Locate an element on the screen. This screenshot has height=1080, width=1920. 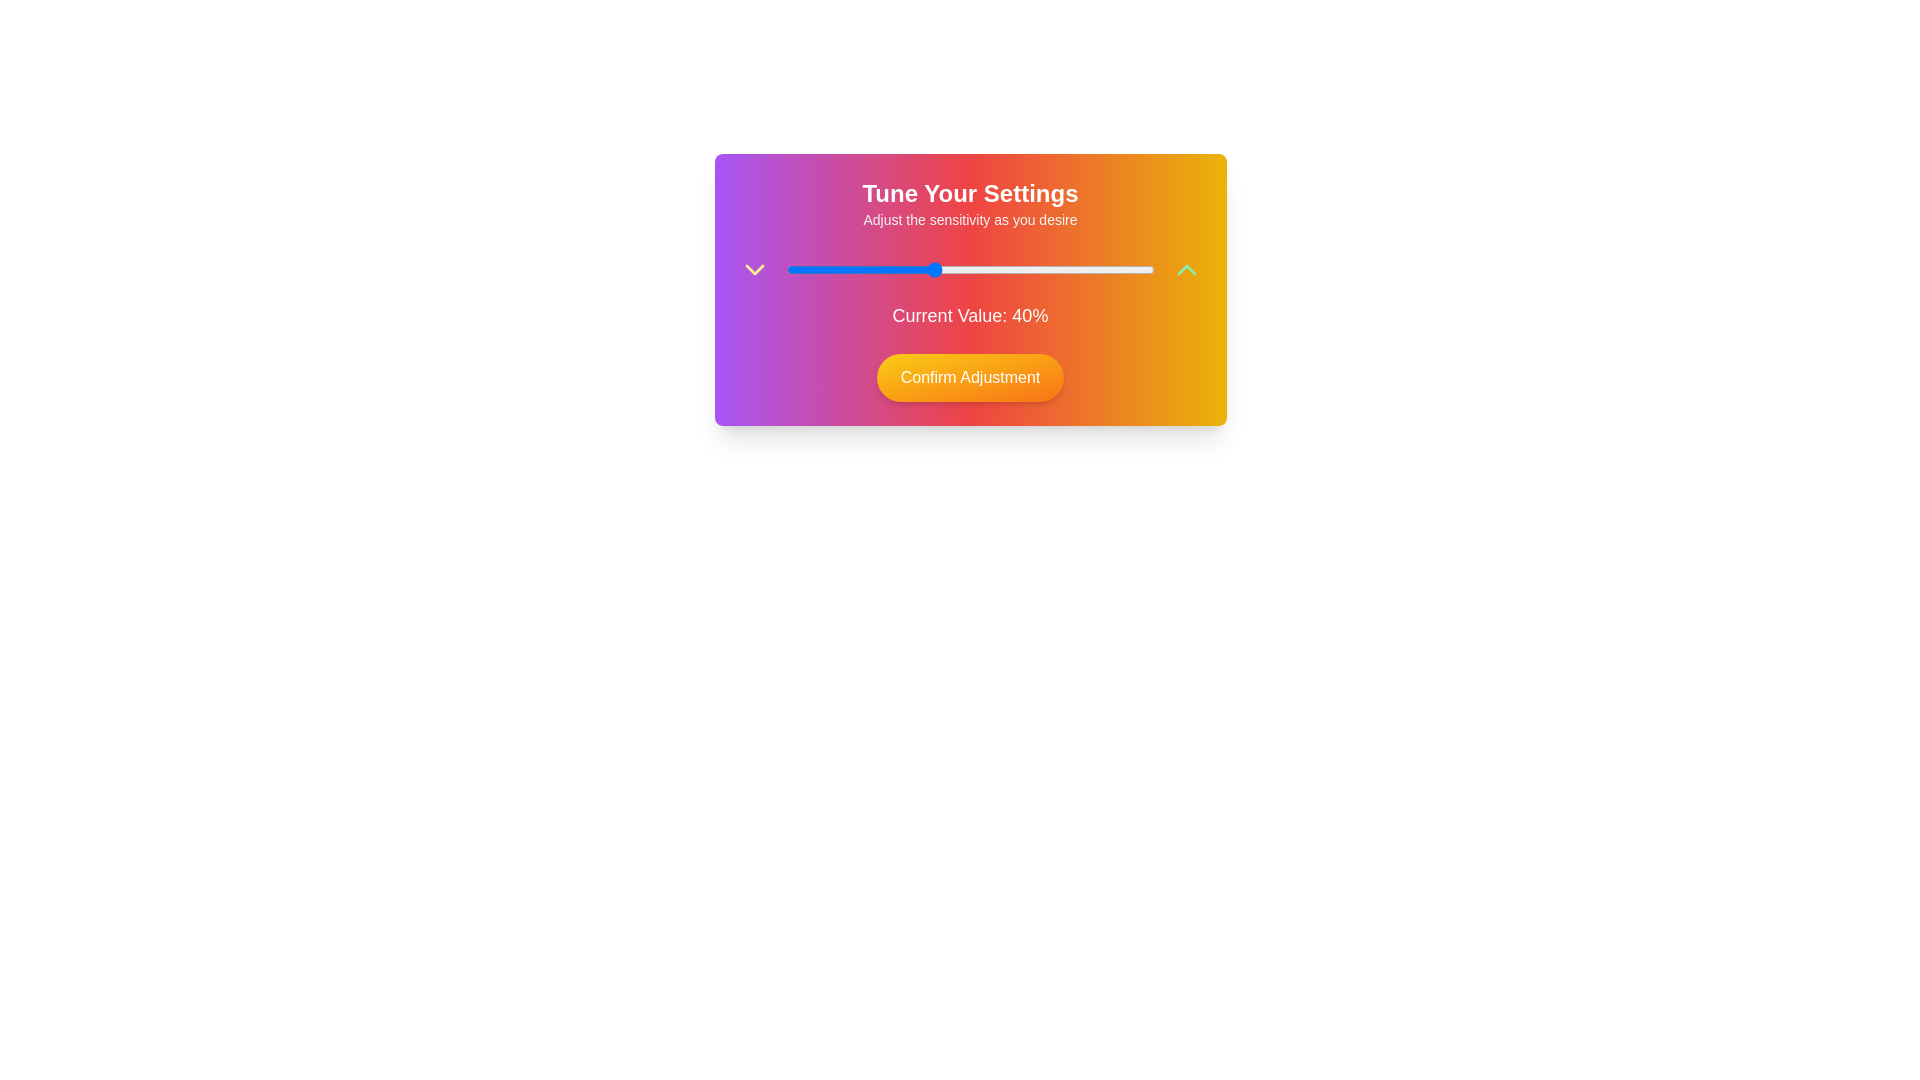
the ChevronDown icon to perform the intended action is located at coordinates (753, 270).